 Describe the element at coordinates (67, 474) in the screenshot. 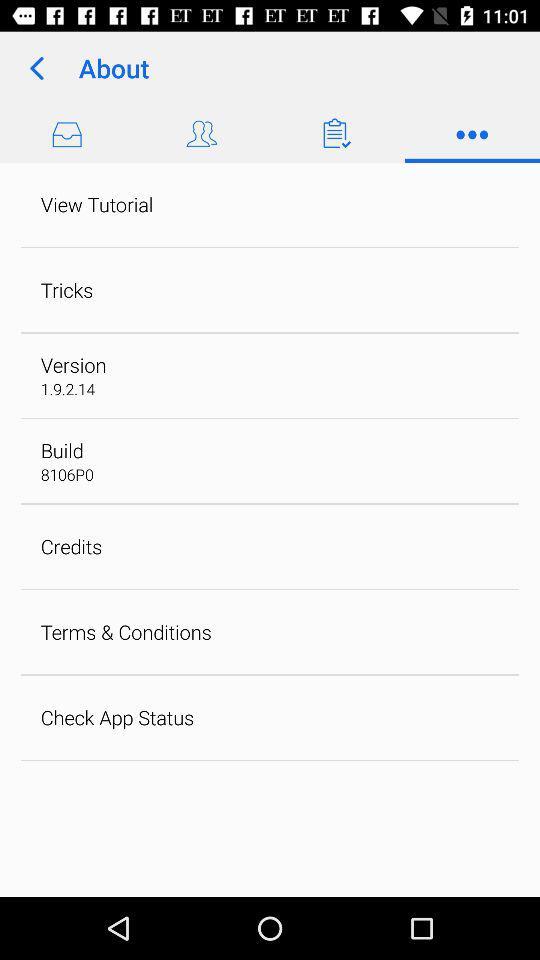

I see `the 8106p0` at that location.